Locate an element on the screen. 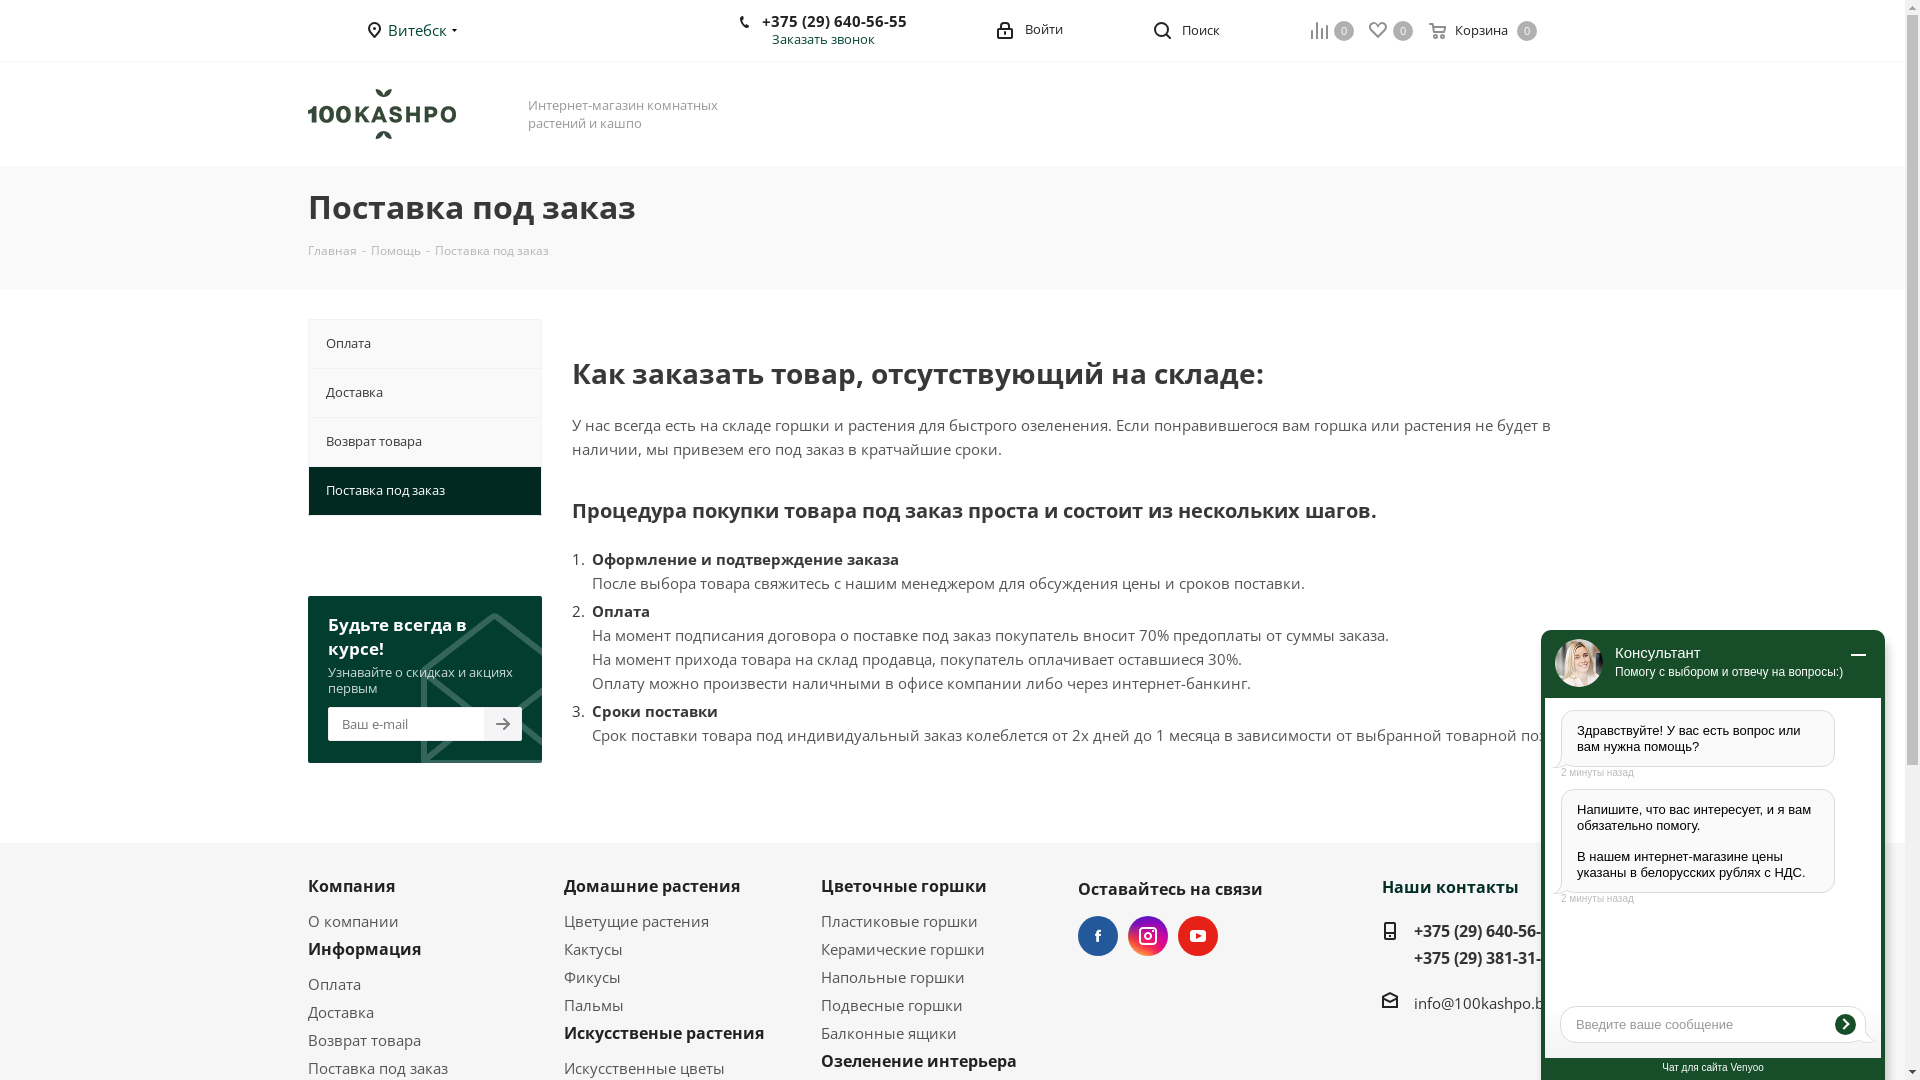 This screenshot has height=1080, width=1920. 'YouTube' is located at coordinates (1177, 936).